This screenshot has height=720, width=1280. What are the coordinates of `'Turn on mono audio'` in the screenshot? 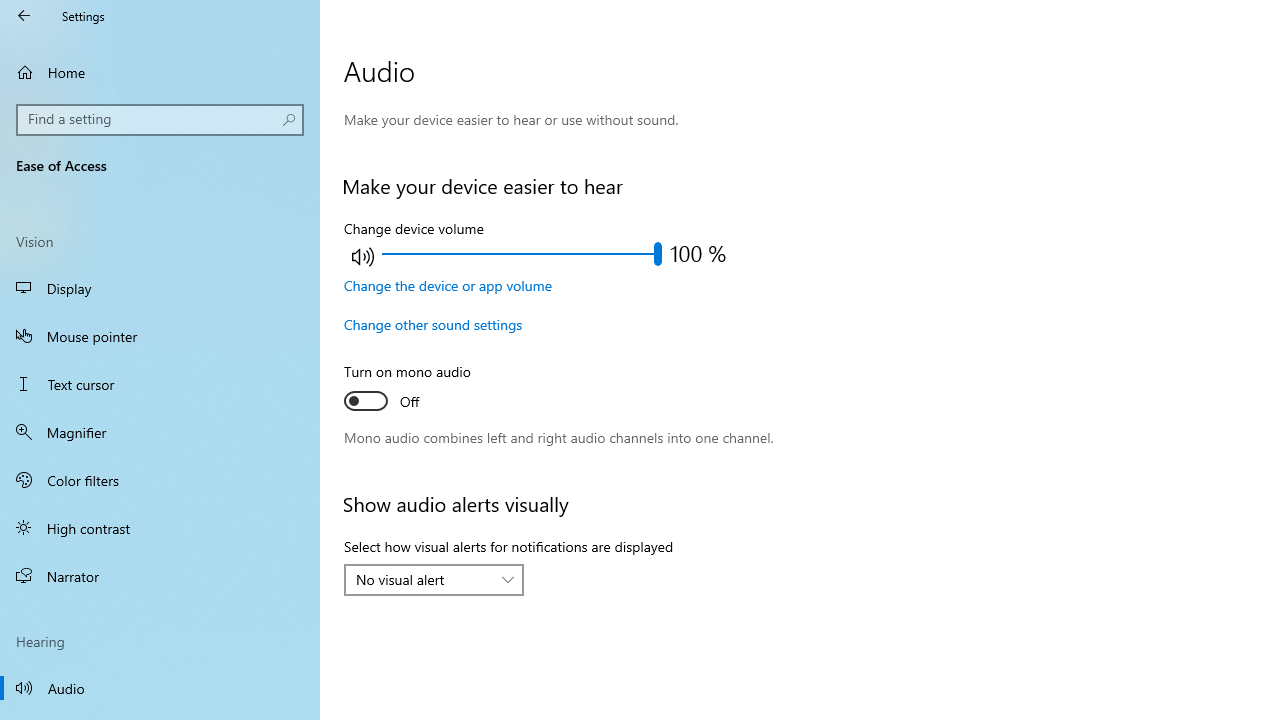 It's located at (416, 389).